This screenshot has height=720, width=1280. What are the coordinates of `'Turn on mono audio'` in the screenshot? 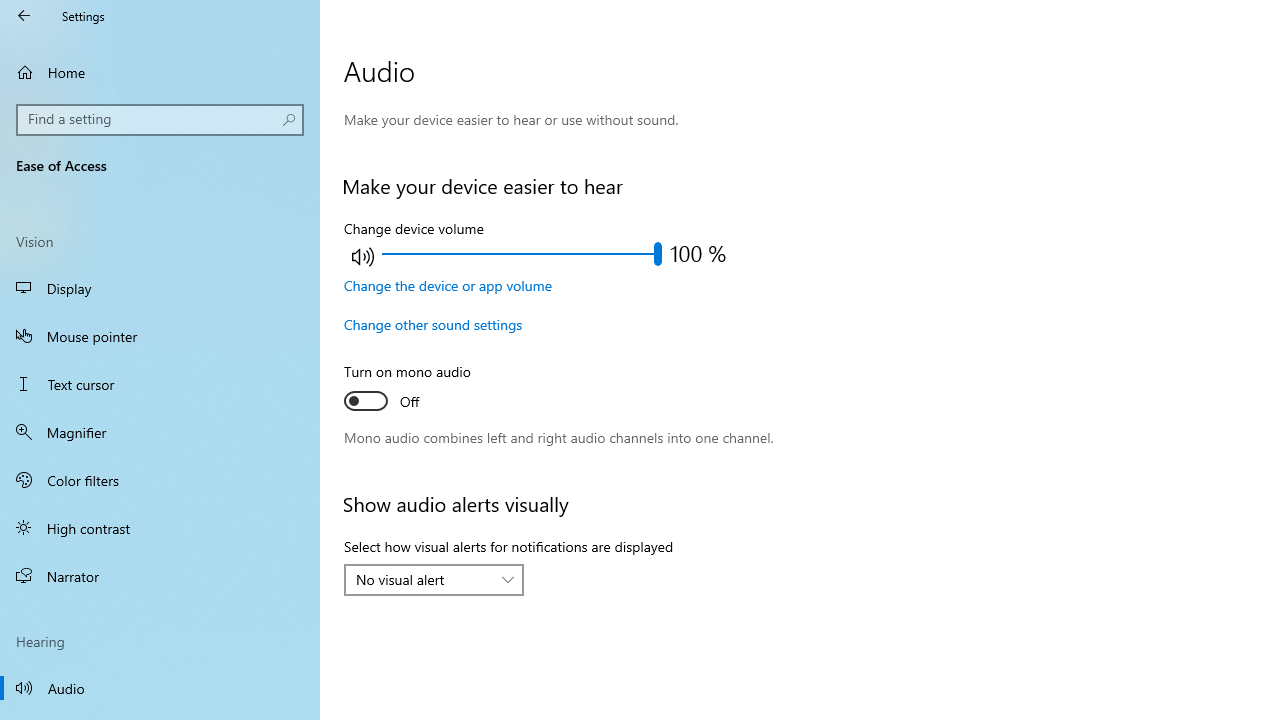 It's located at (416, 389).